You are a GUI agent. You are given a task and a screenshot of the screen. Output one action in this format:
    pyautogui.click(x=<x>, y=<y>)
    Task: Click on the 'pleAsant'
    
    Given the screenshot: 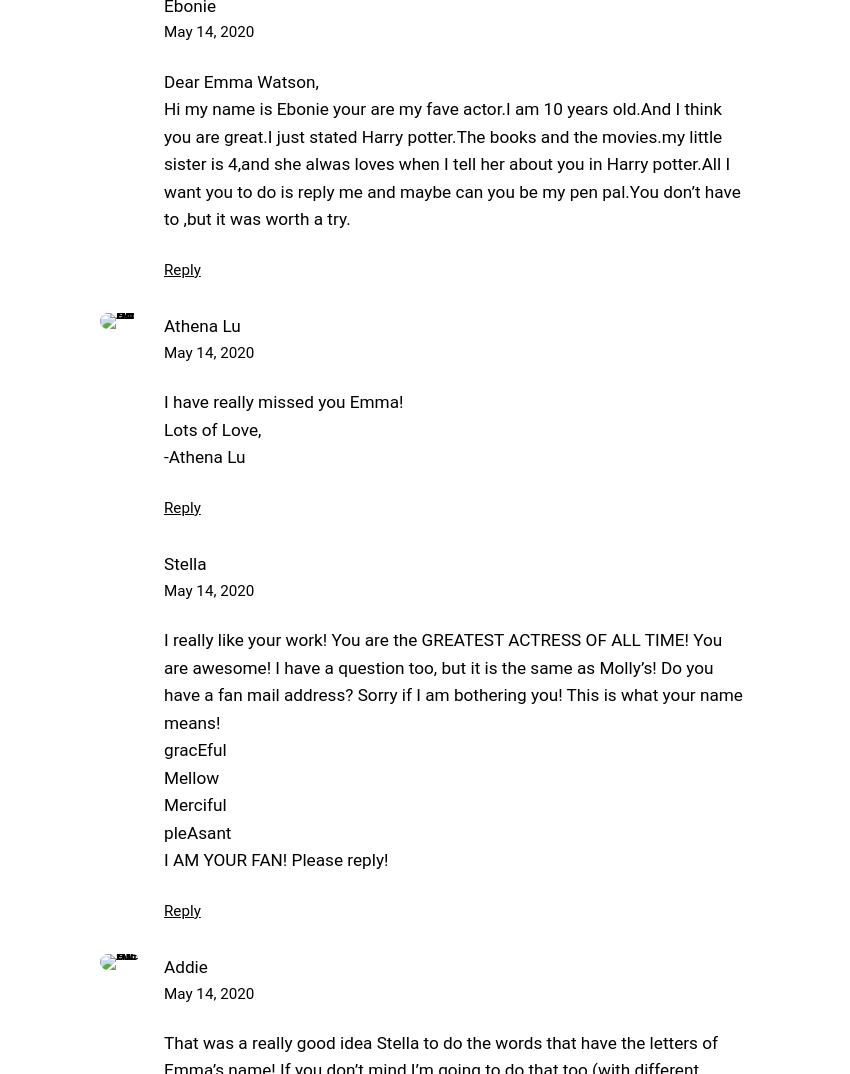 What is the action you would take?
    pyautogui.click(x=196, y=832)
    